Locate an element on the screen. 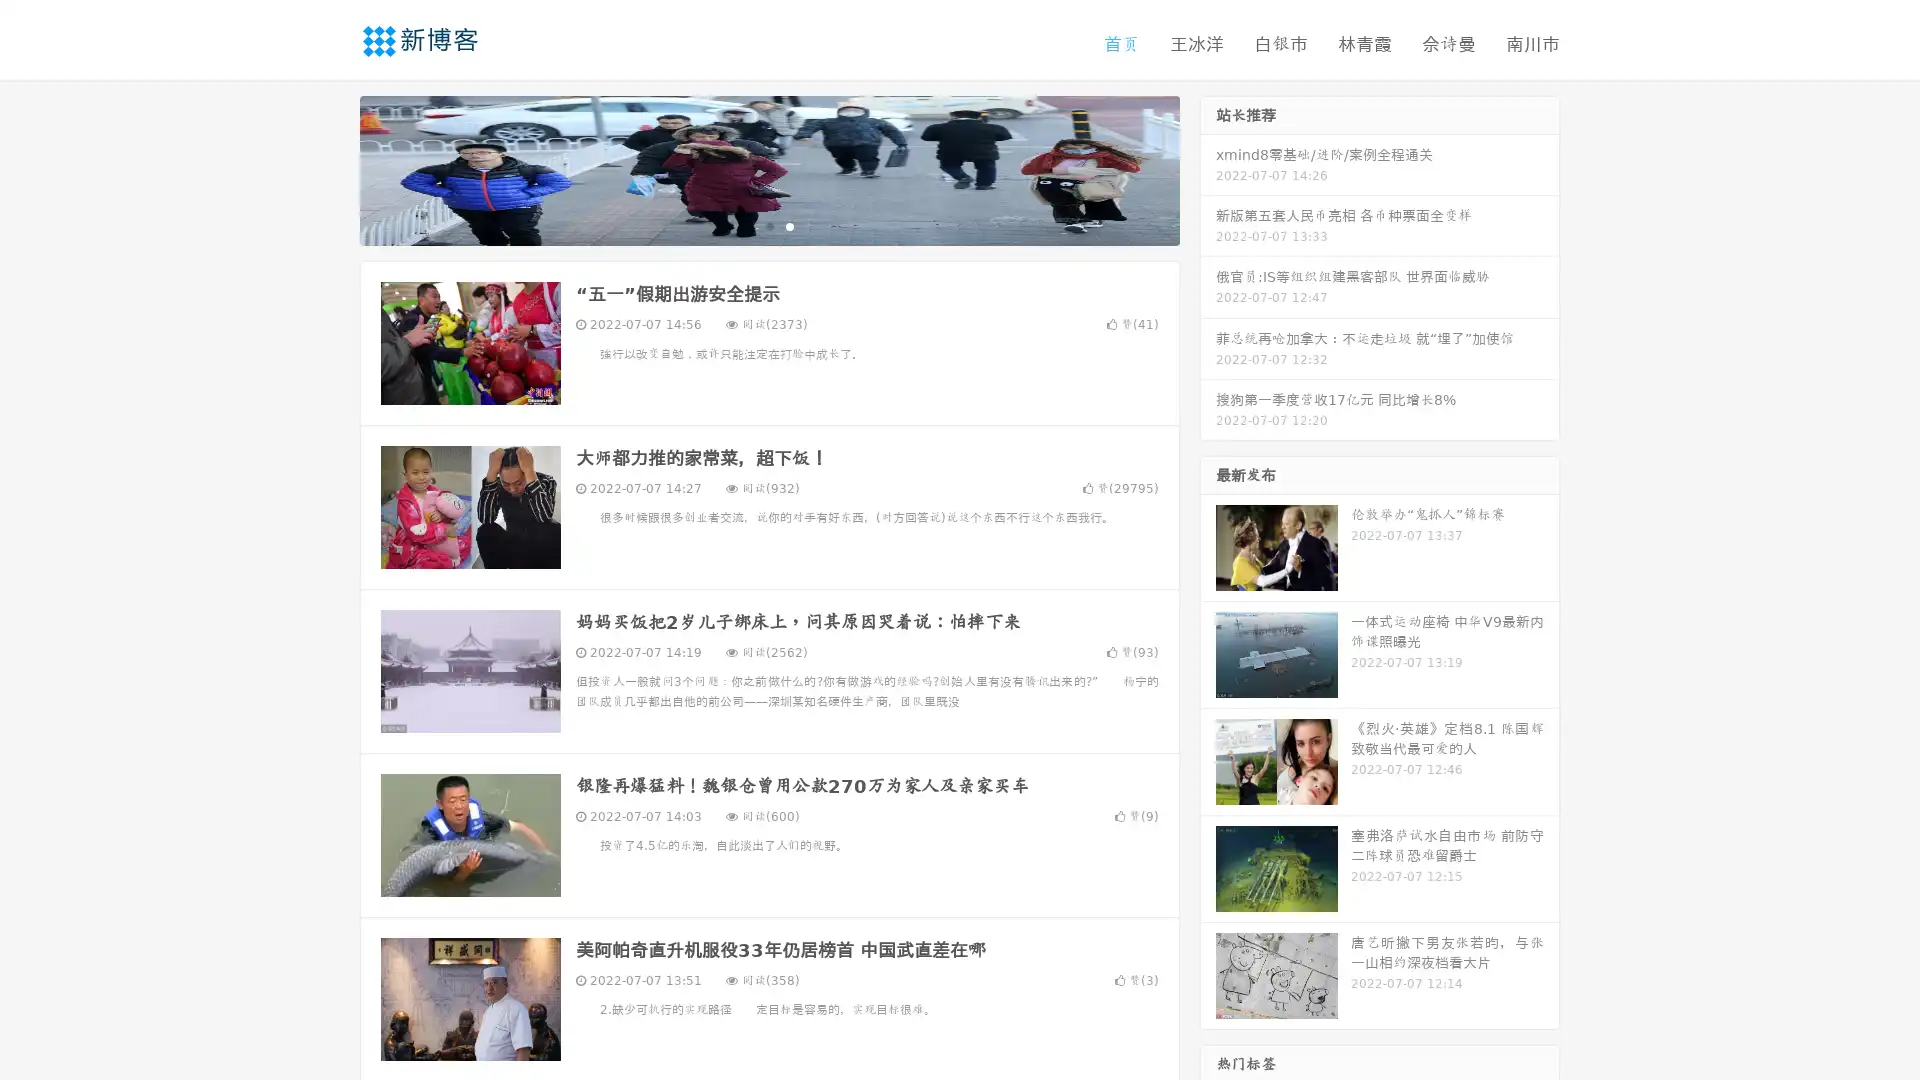  Go to slide 3 is located at coordinates (789, 225).